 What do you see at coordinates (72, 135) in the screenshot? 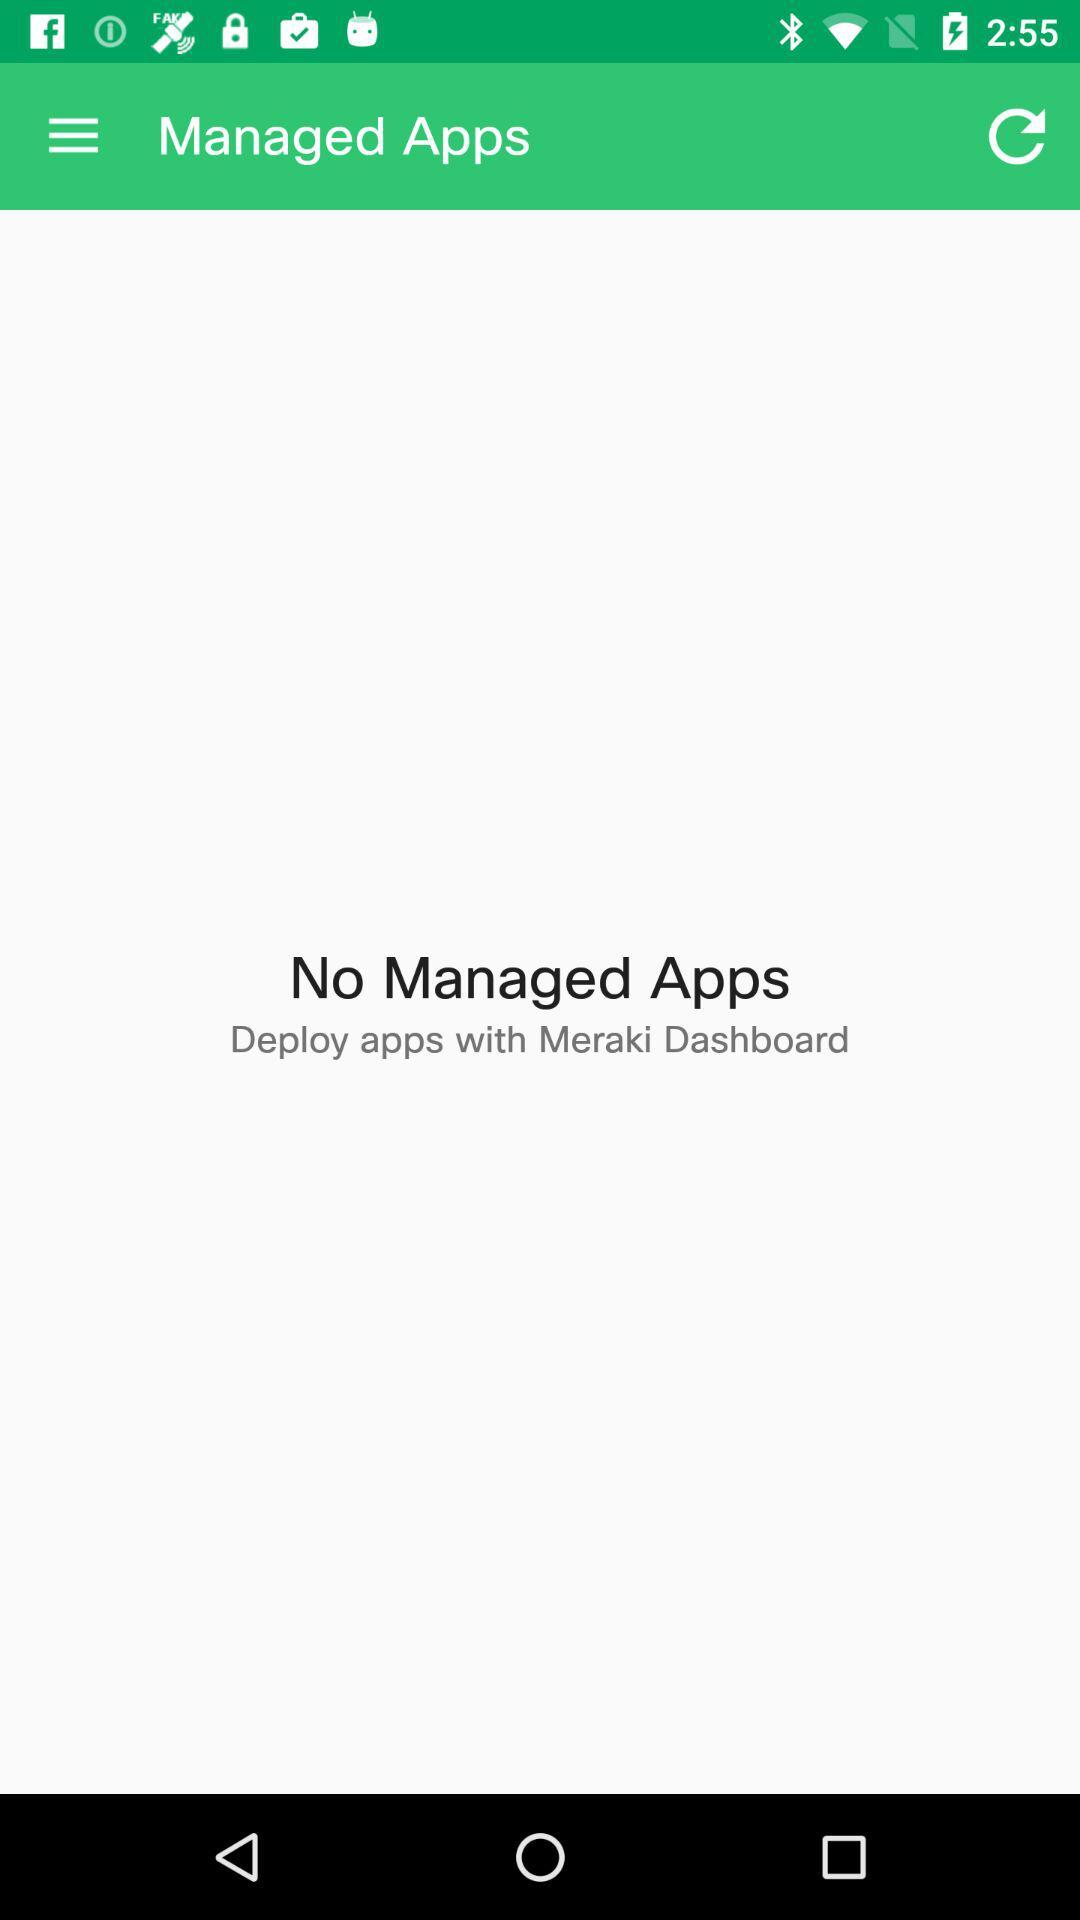
I see `the app to the left of the managed apps` at bounding box center [72, 135].